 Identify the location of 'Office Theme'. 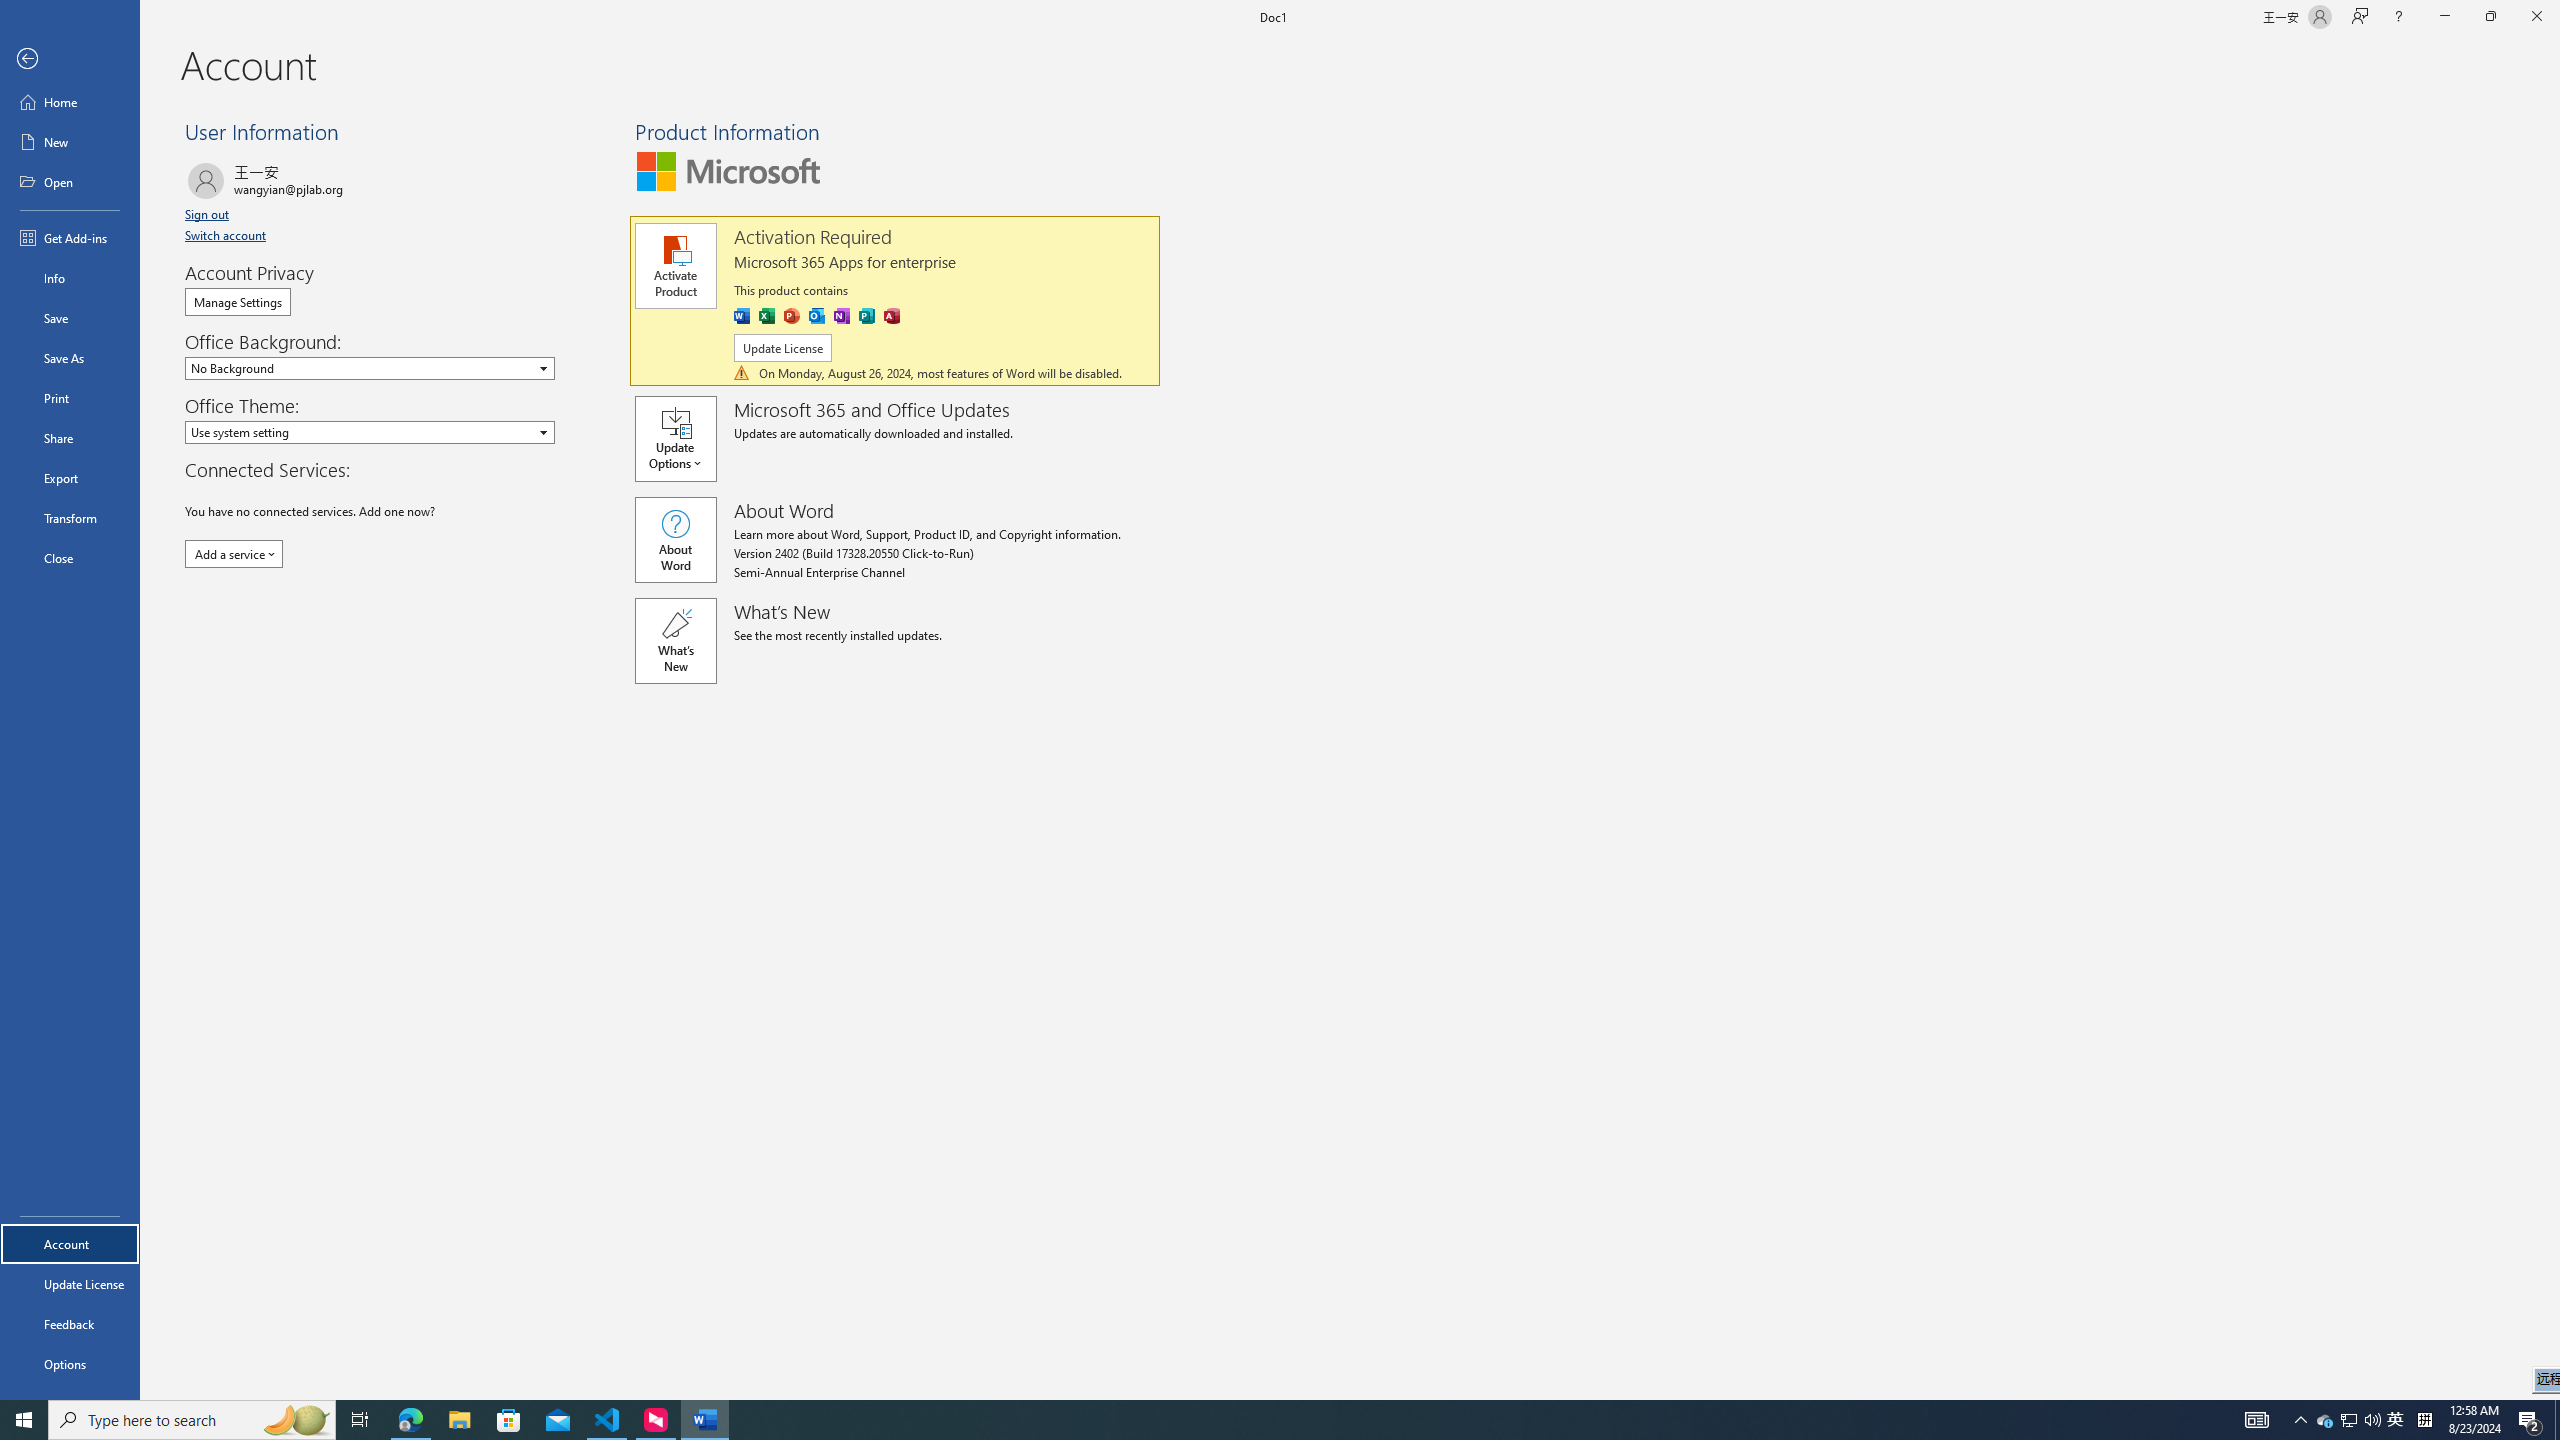
(368, 432).